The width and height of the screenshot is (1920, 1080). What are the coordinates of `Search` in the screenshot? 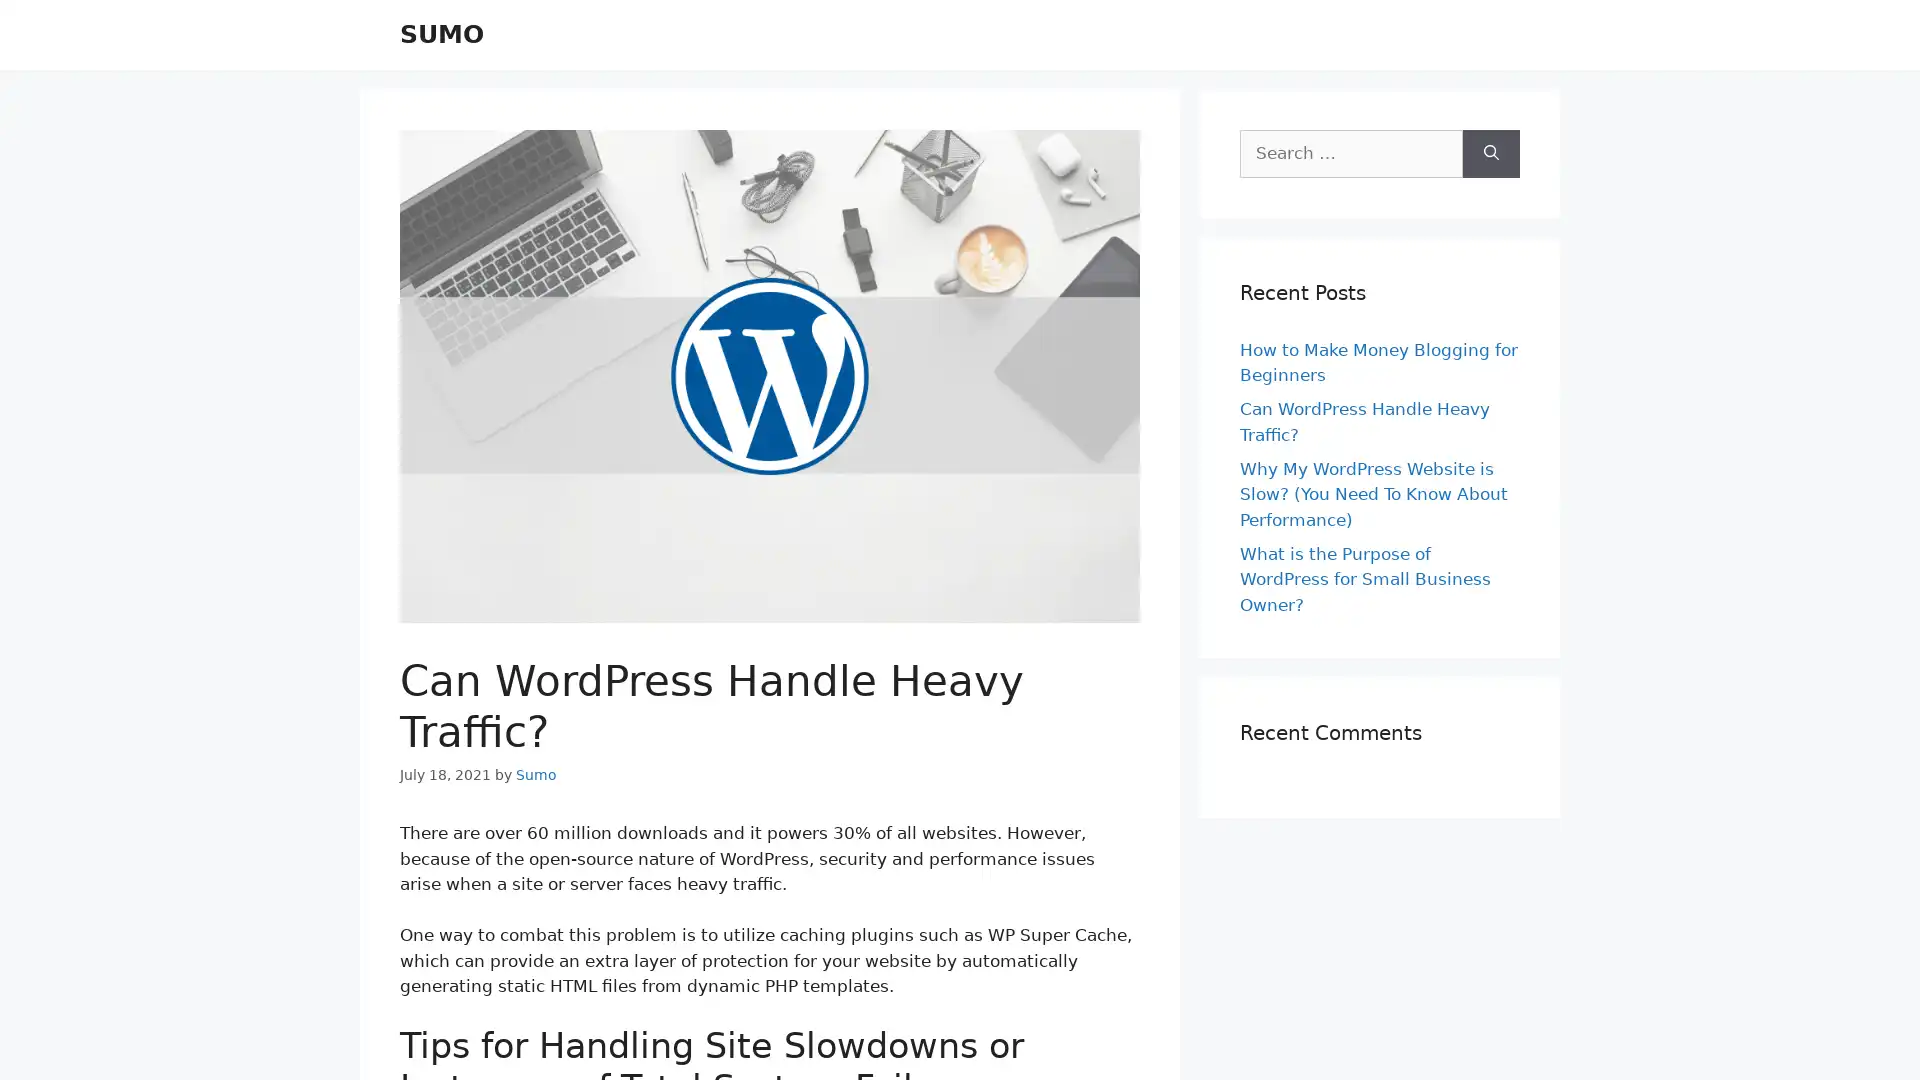 It's located at (1491, 152).